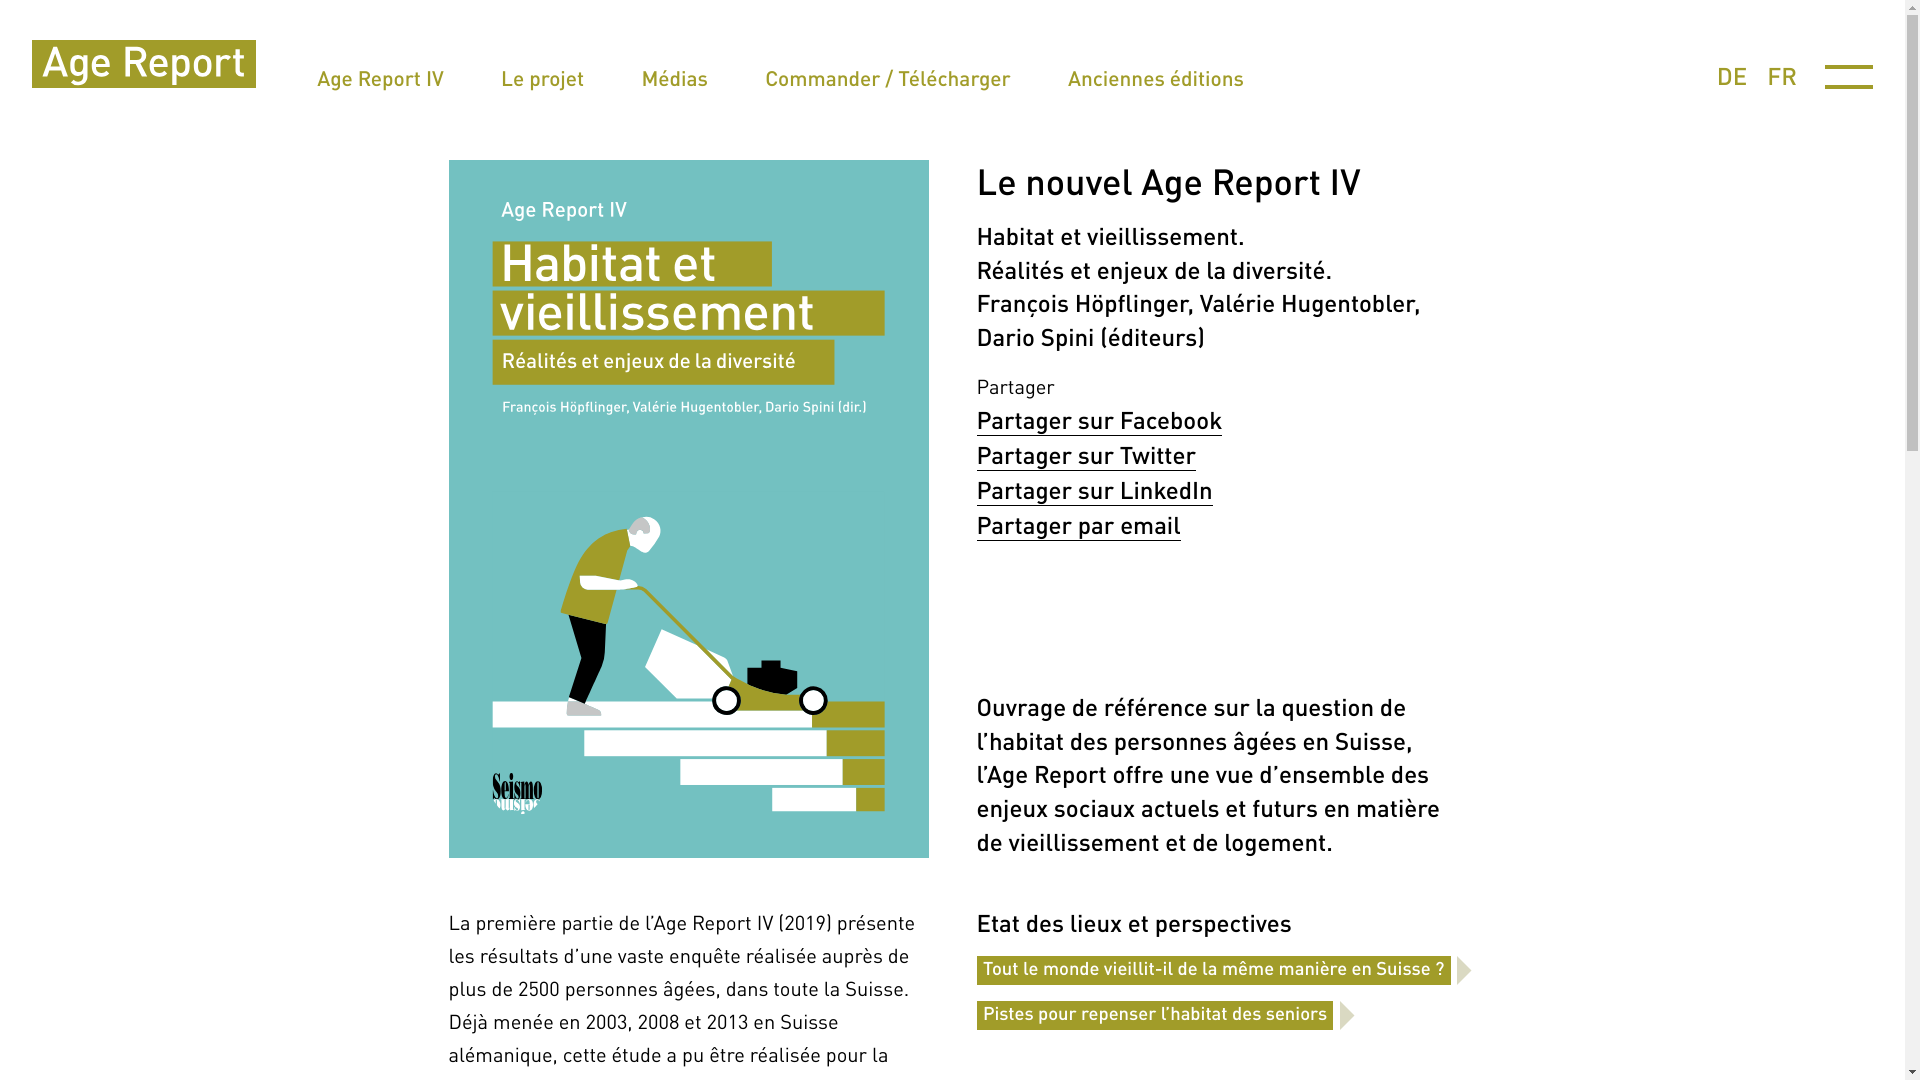 This screenshot has height=1080, width=1920. I want to click on 'Partager sur Facebook', so click(1098, 419).